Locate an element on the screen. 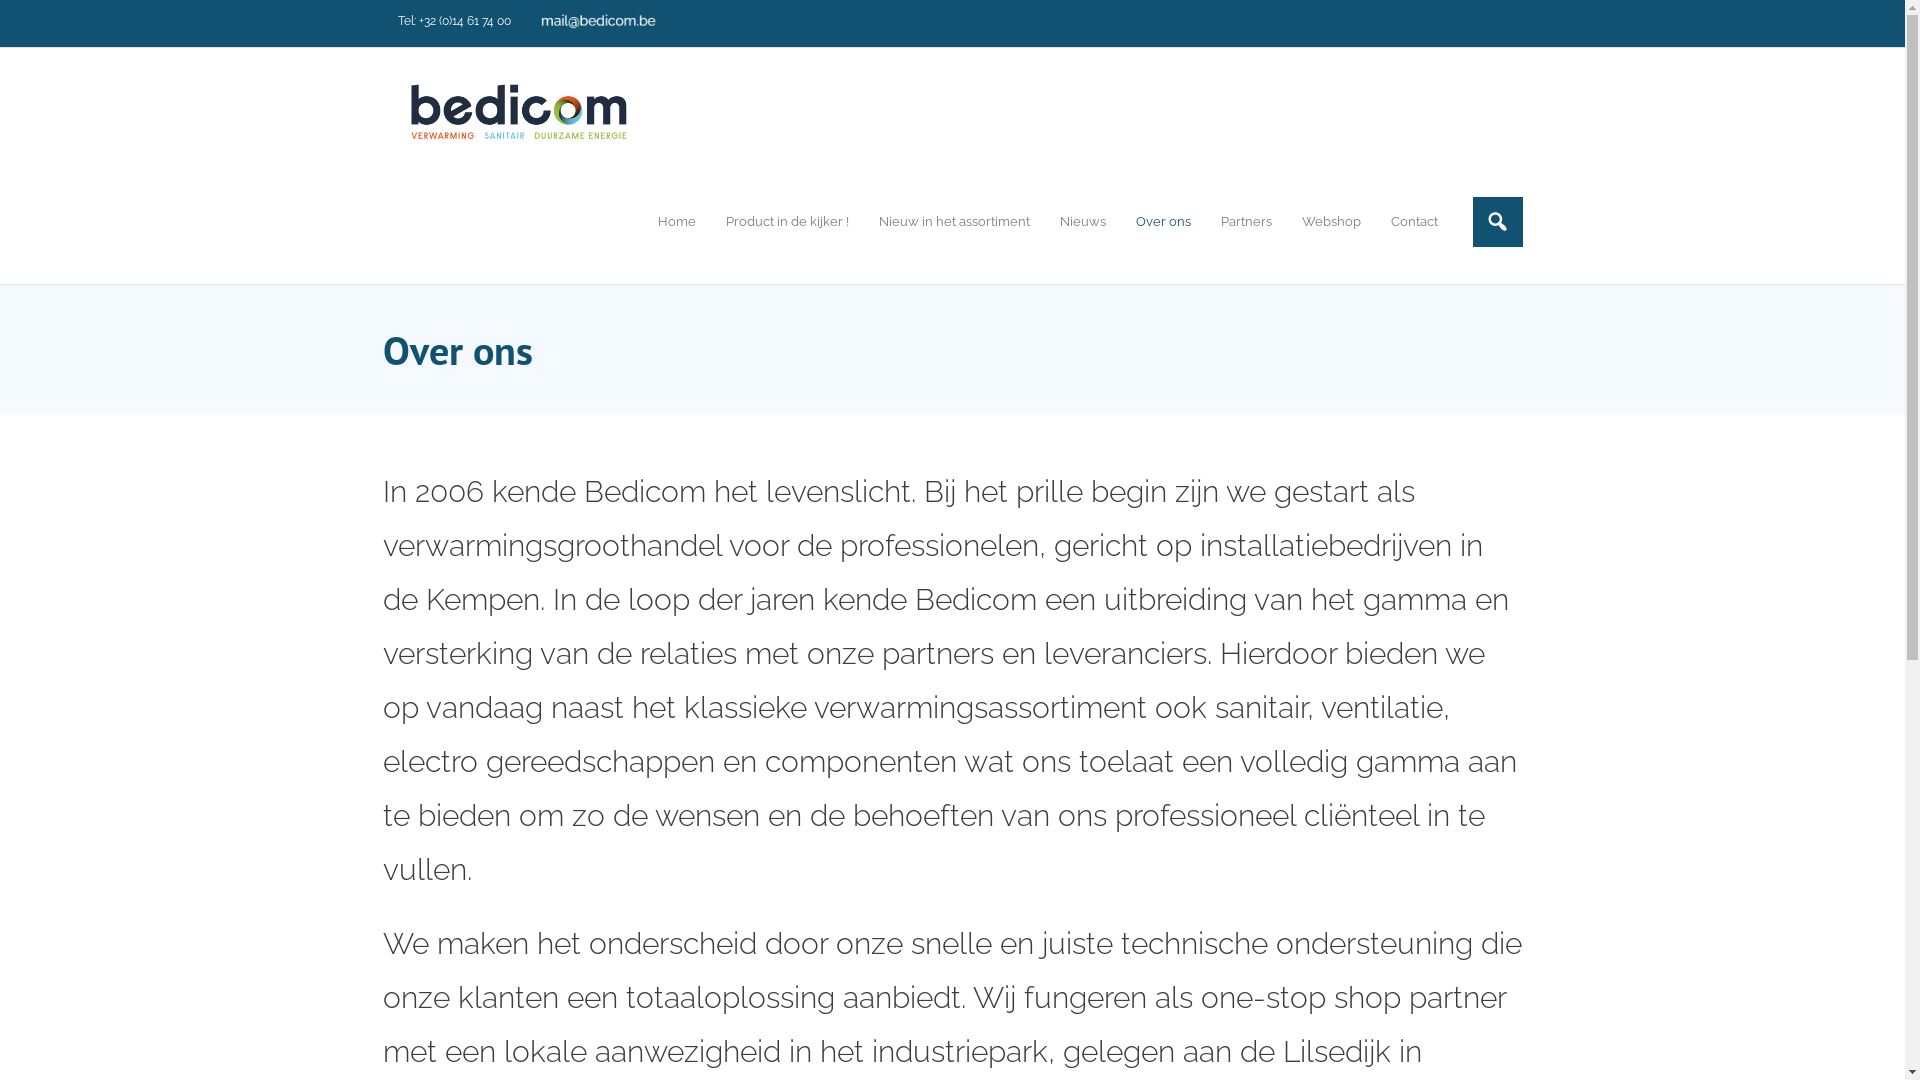  'Home' is located at coordinates (642, 221).